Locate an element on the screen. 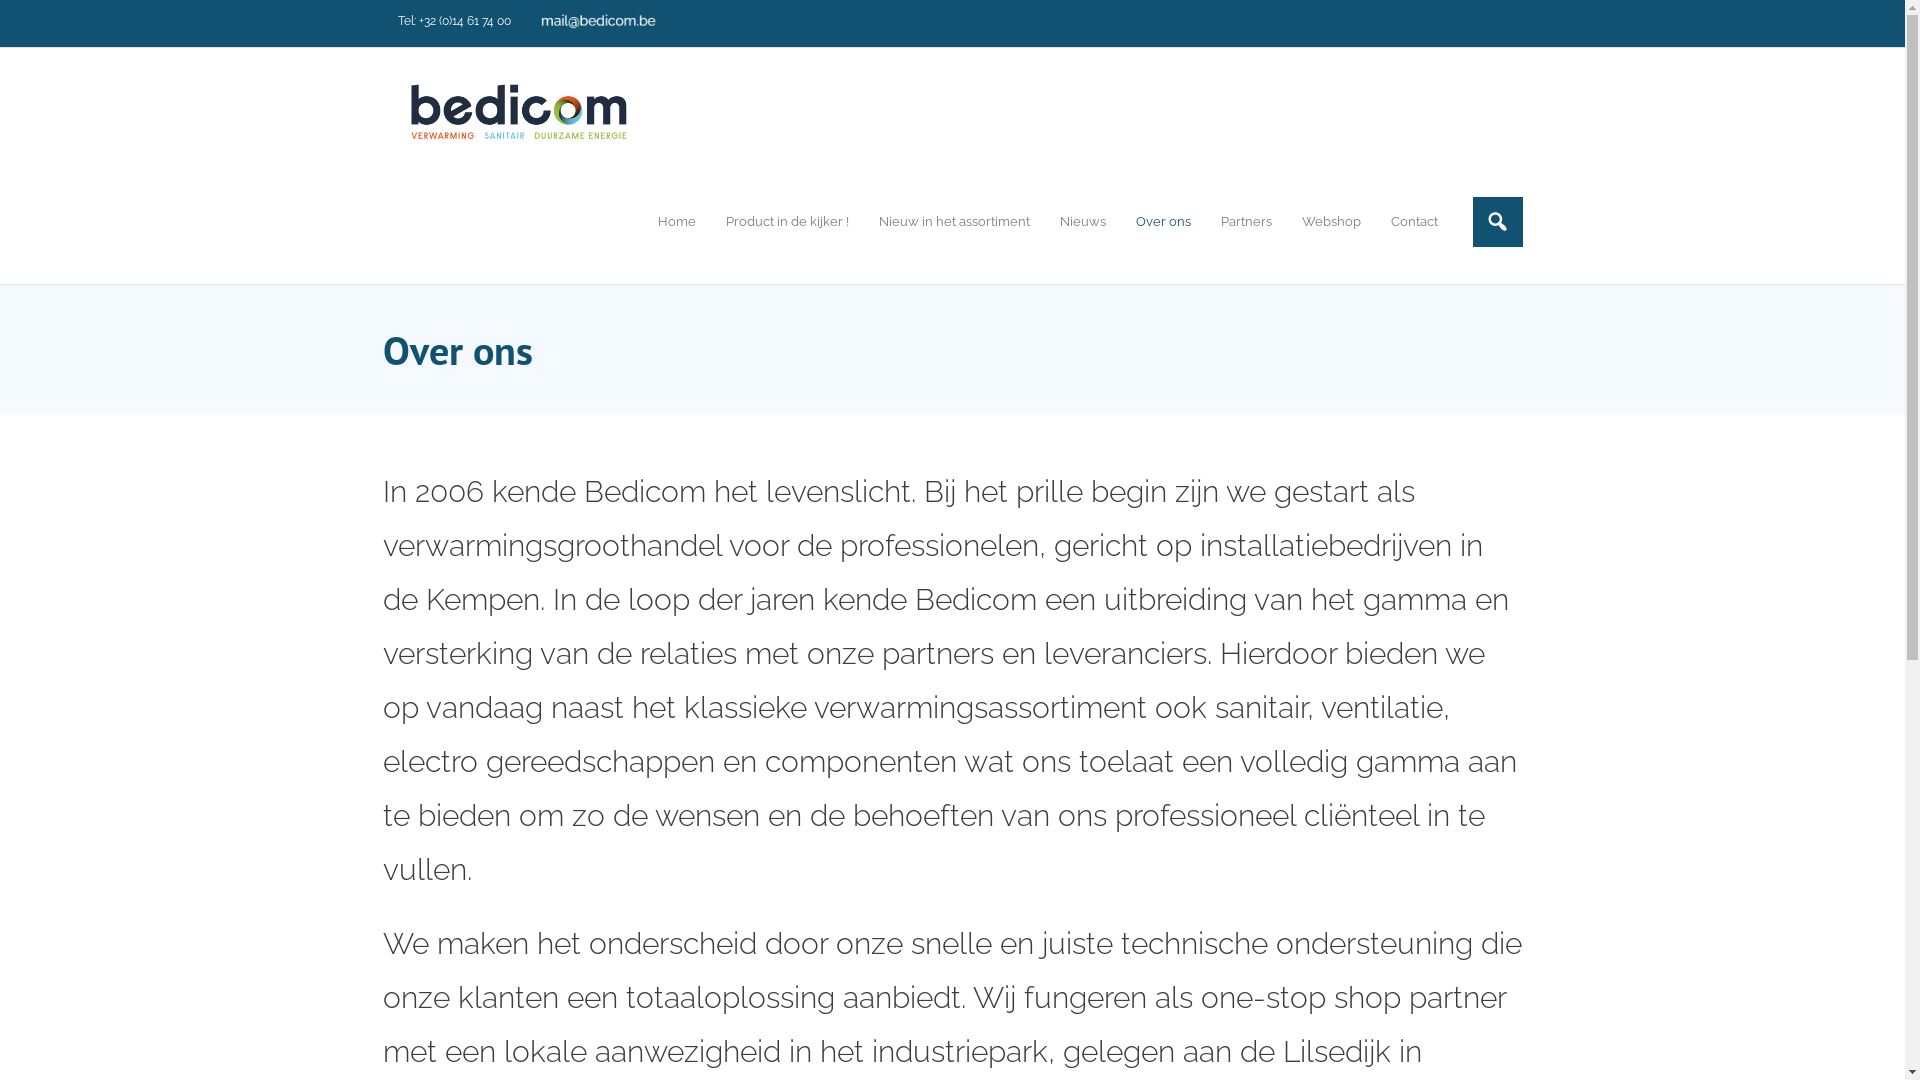  'Home' is located at coordinates (642, 221).